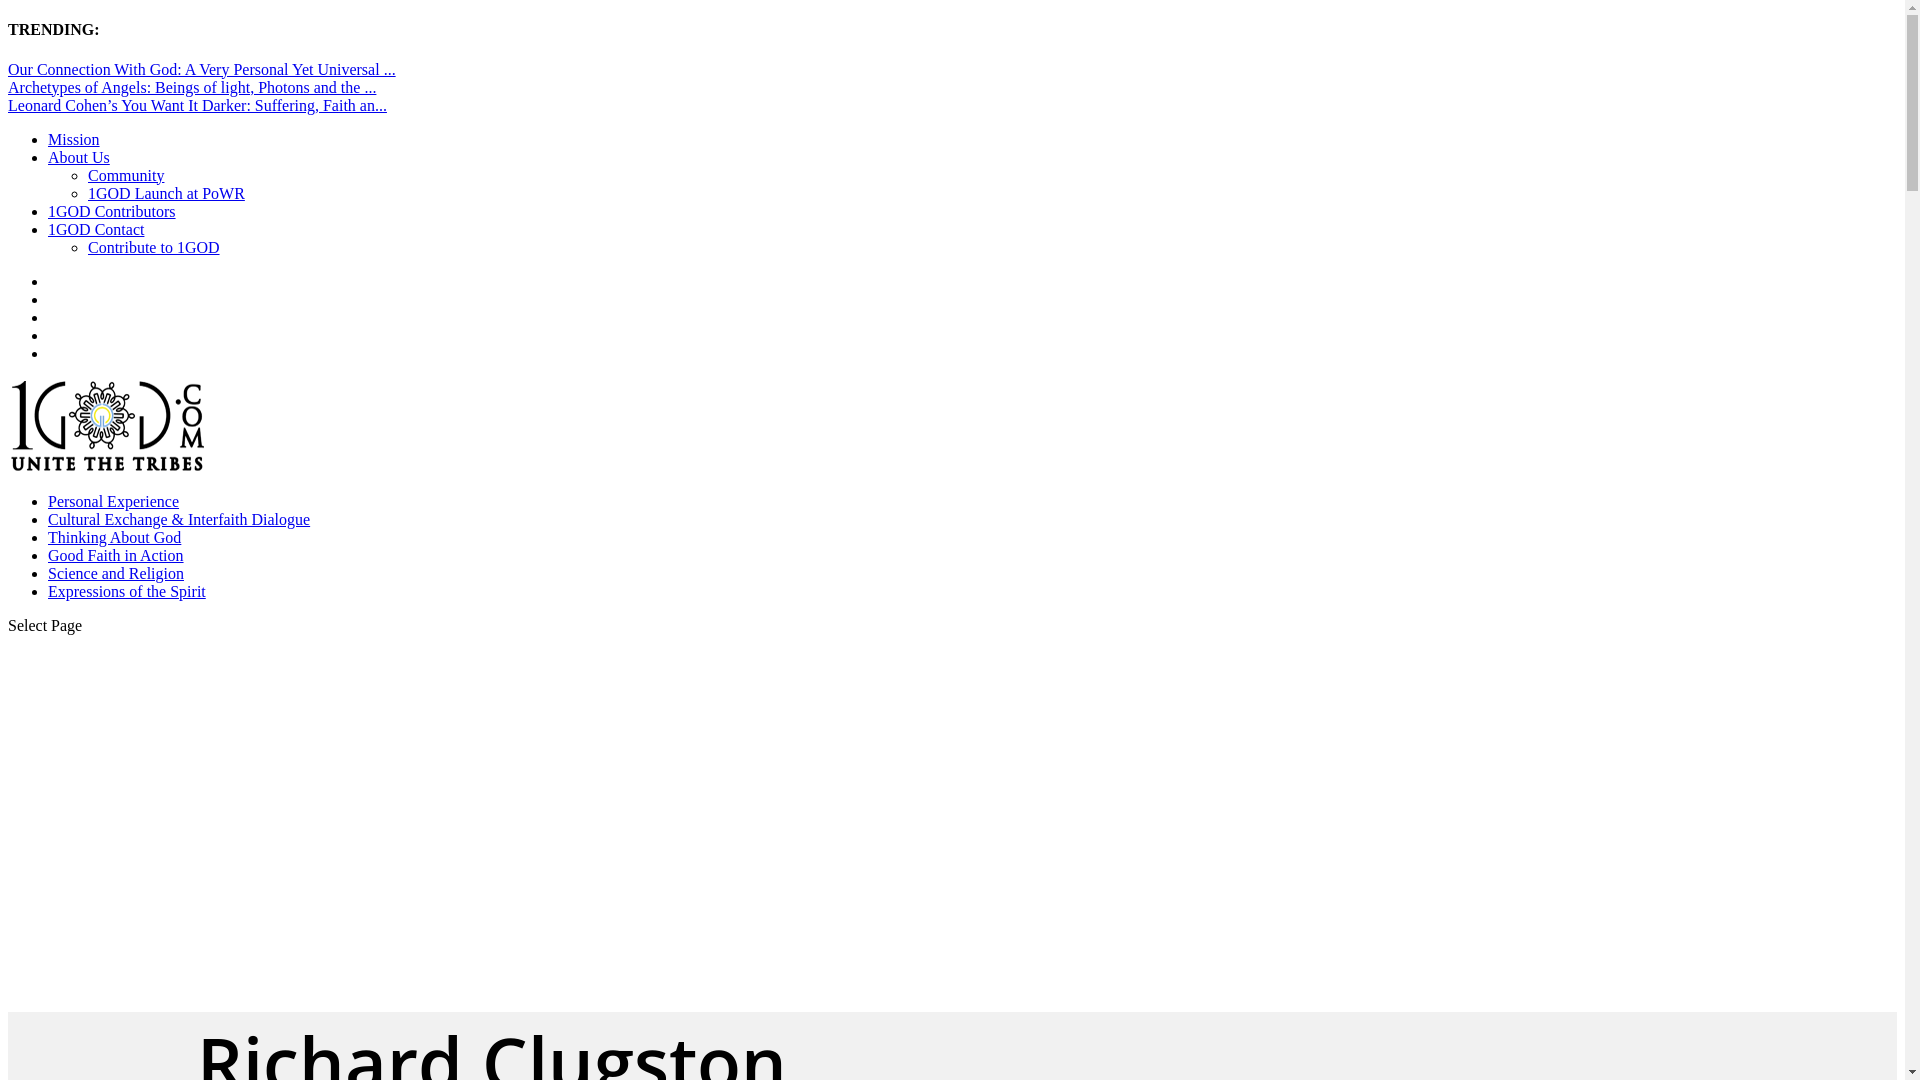  I want to click on '1GOD Launch at PoWR', so click(166, 193).